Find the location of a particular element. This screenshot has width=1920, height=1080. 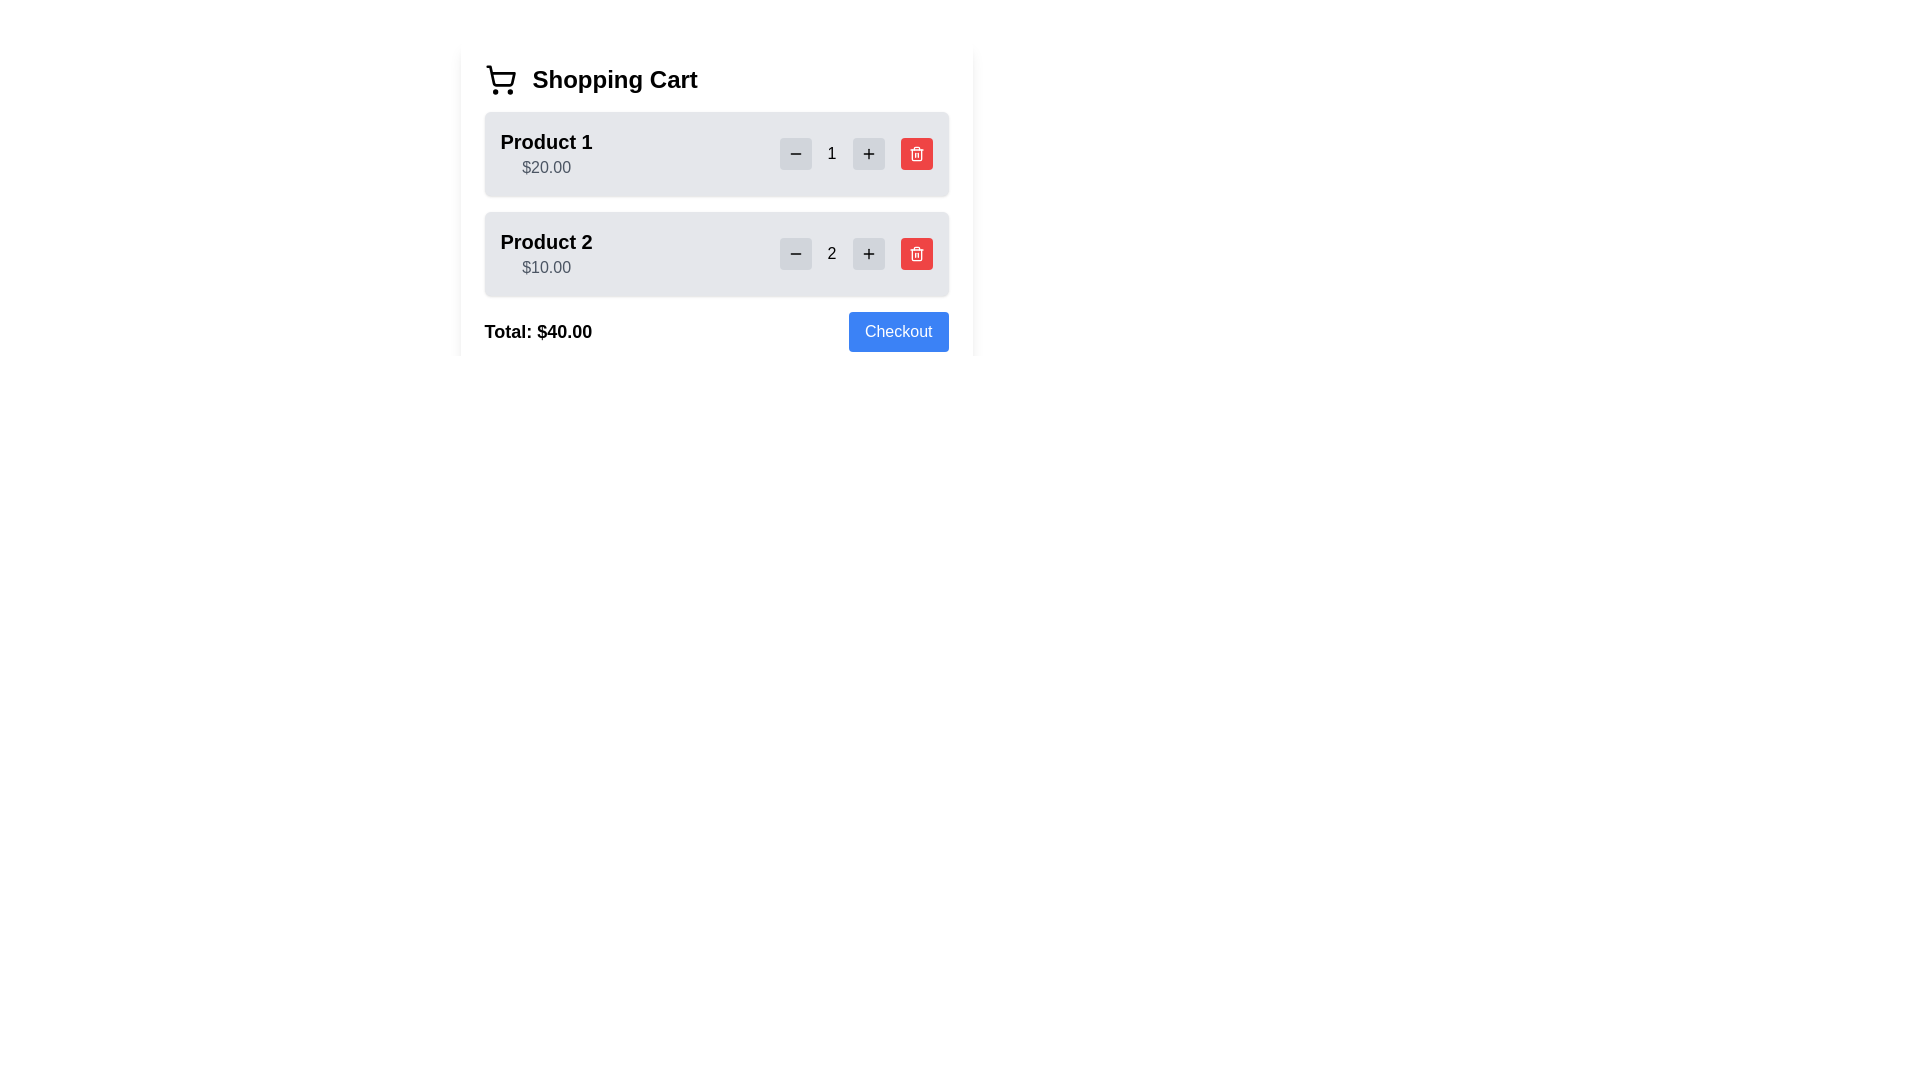

the quantity increment button located in the quantity control section of the first product row in the shopping cart to increase the displayed product quantity is located at coordinates (868, 153).